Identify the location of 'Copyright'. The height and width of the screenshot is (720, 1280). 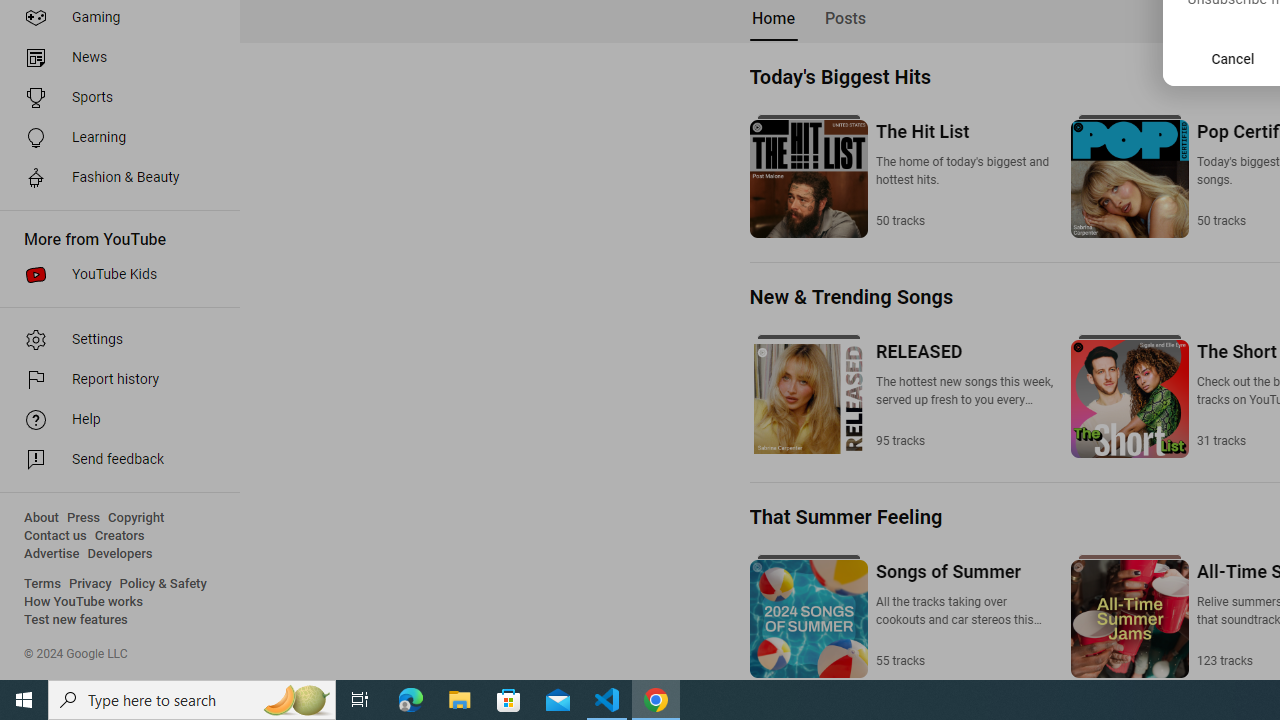
(135, 517).